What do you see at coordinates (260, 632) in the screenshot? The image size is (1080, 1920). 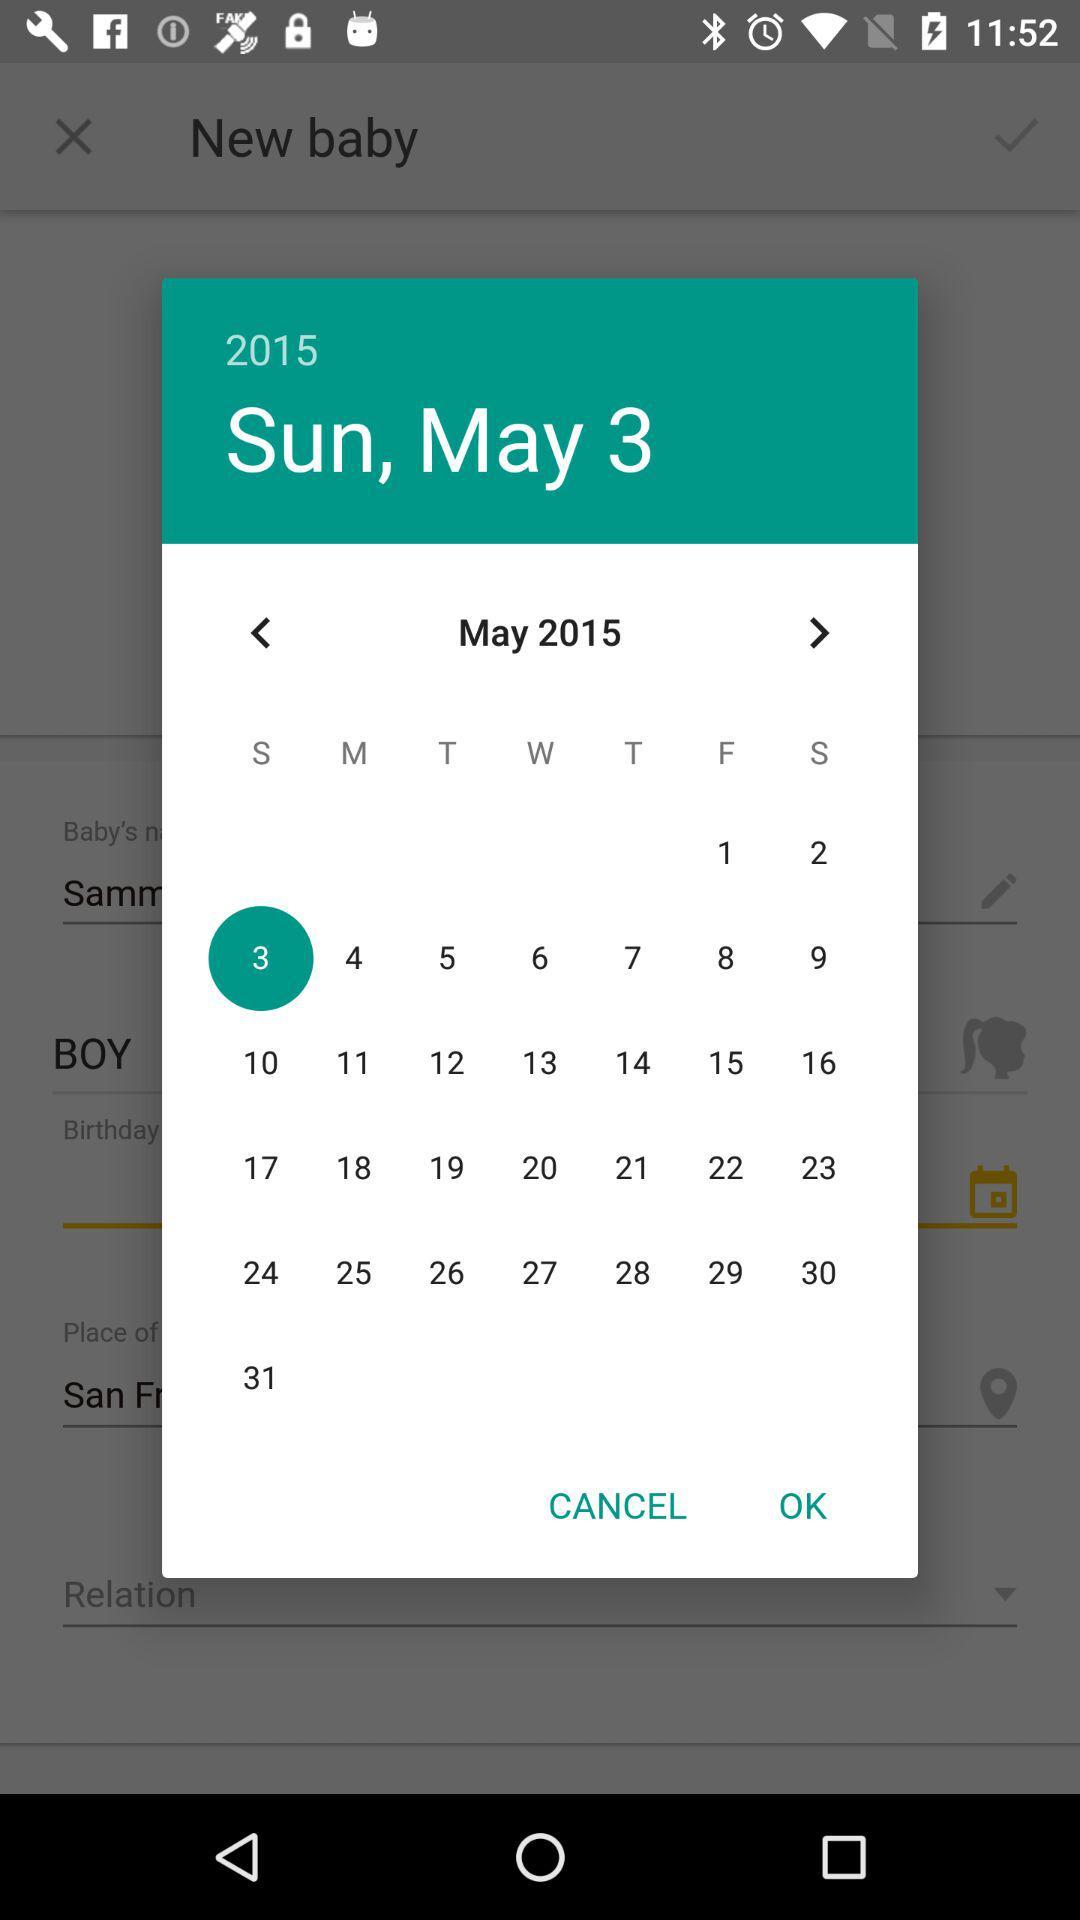 I see `icon at the top left corner` at bounding box center [260, 632].